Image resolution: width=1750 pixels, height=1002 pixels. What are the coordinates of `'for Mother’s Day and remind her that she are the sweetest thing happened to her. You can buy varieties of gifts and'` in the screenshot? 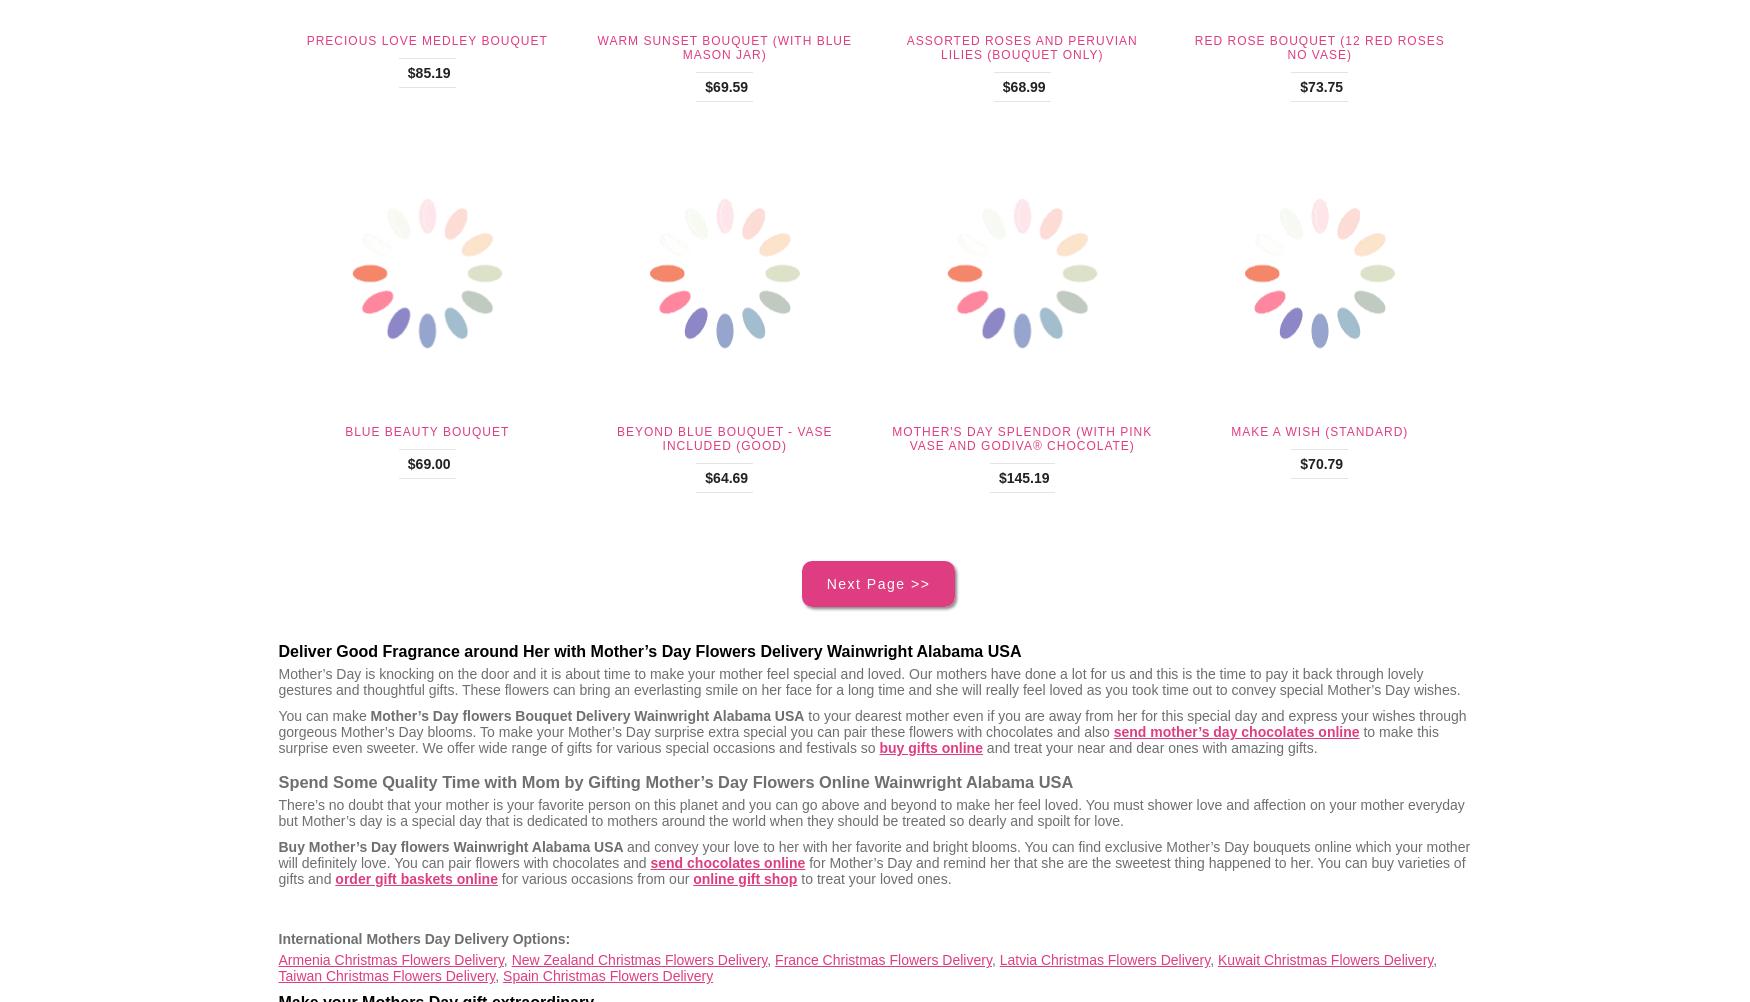 It's located at (871, 870).